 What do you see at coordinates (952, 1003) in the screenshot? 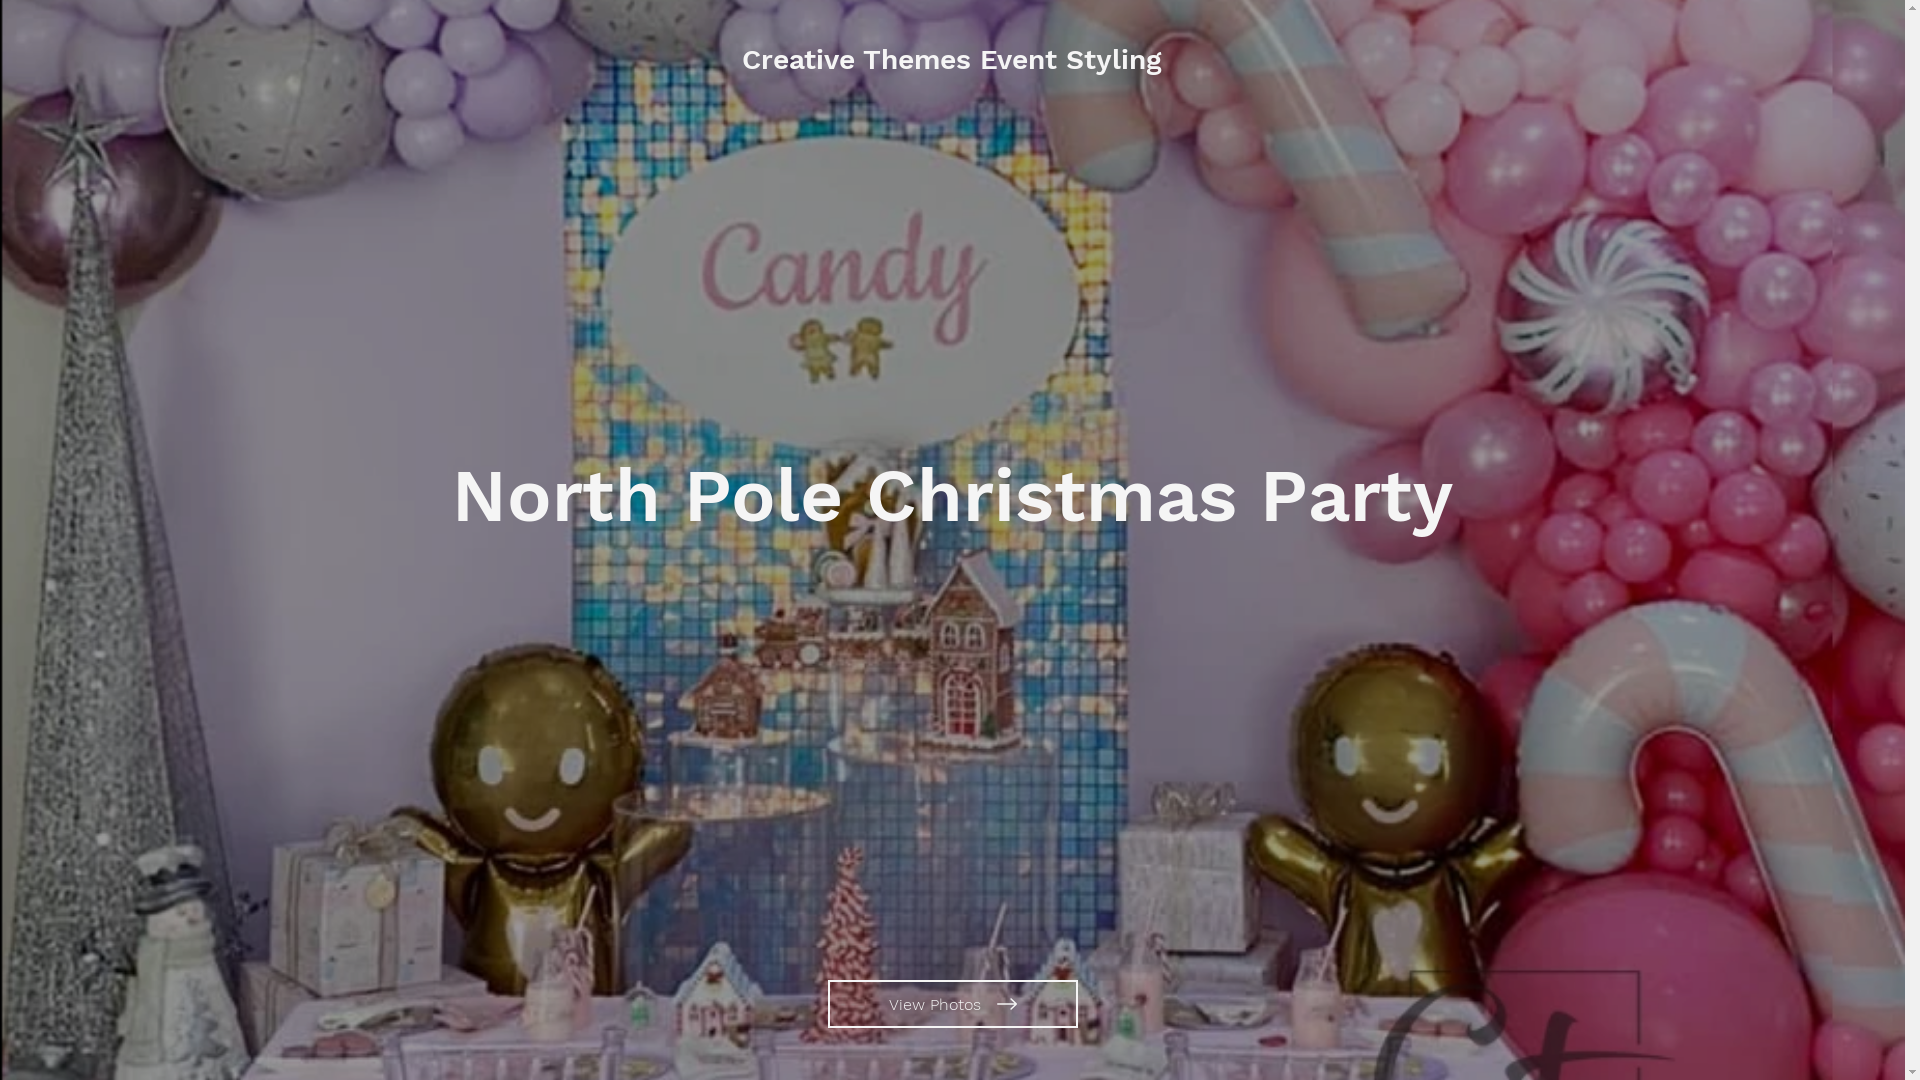
I see `'View Photos'` at bounding box center [952, 1003].